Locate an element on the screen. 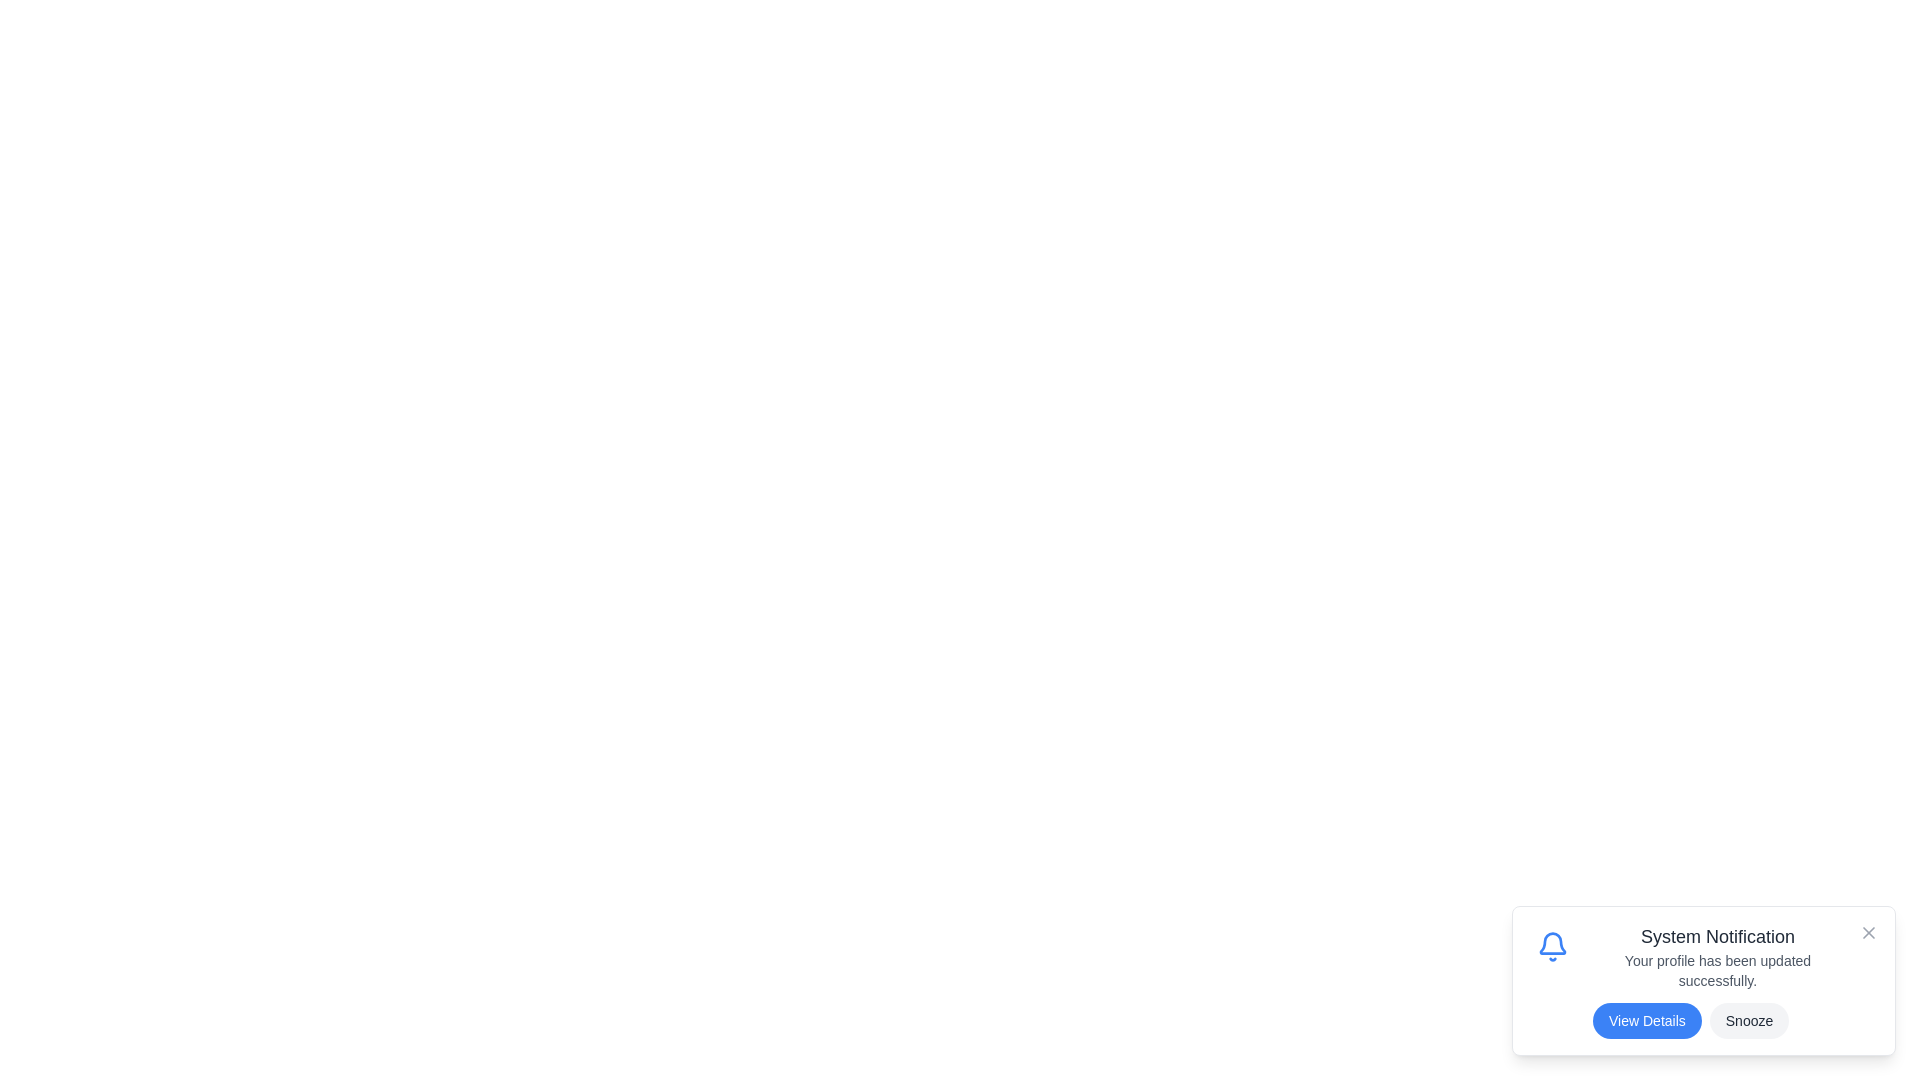 The height and width of the screenshot is (1080, 1920). the 'X'-shaped icon located in the upper-right corner of the notification popup is located at coordinates (1867, 933).